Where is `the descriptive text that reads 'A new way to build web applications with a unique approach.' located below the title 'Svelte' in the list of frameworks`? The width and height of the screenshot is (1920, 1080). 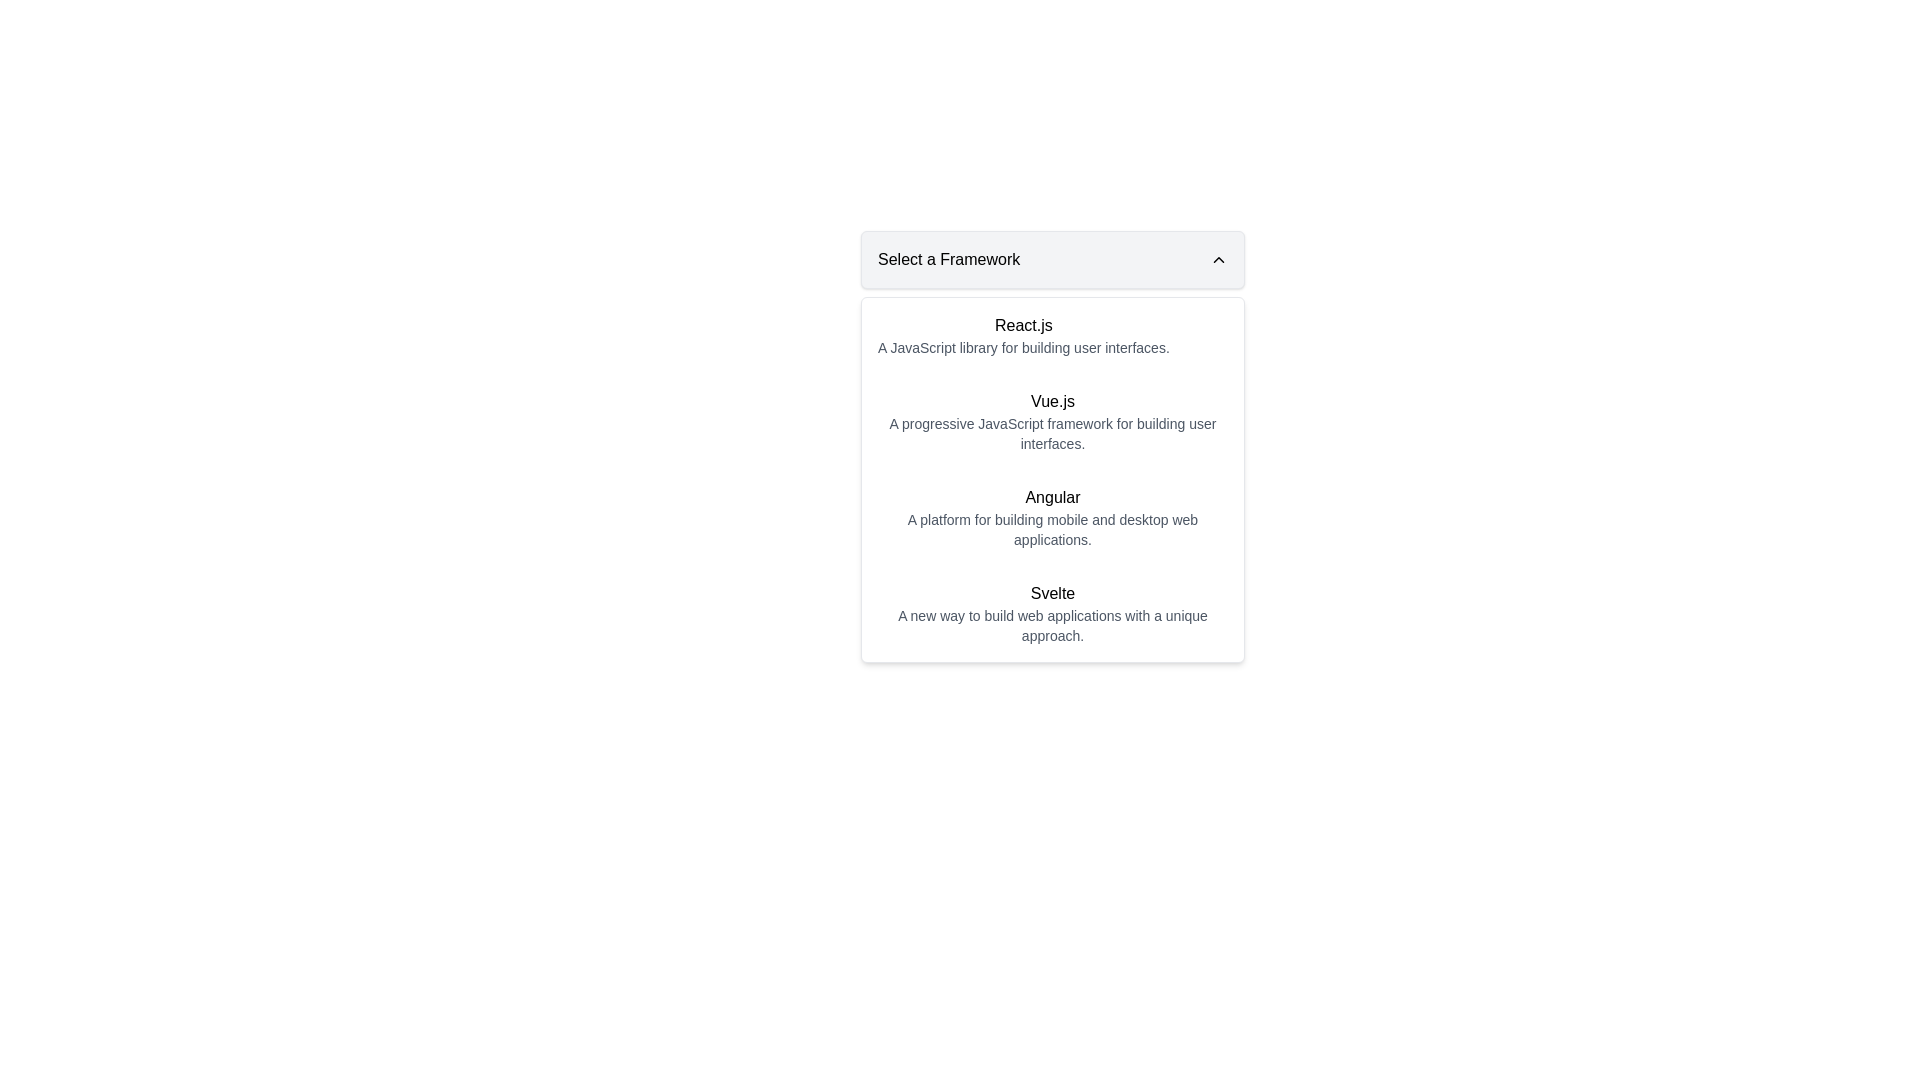
the descriptive text that reads 'A new way to build web applications with a unique approach.' located below the title 'Svelte' in the list of frameworks is located at coordinates (1051, 624).